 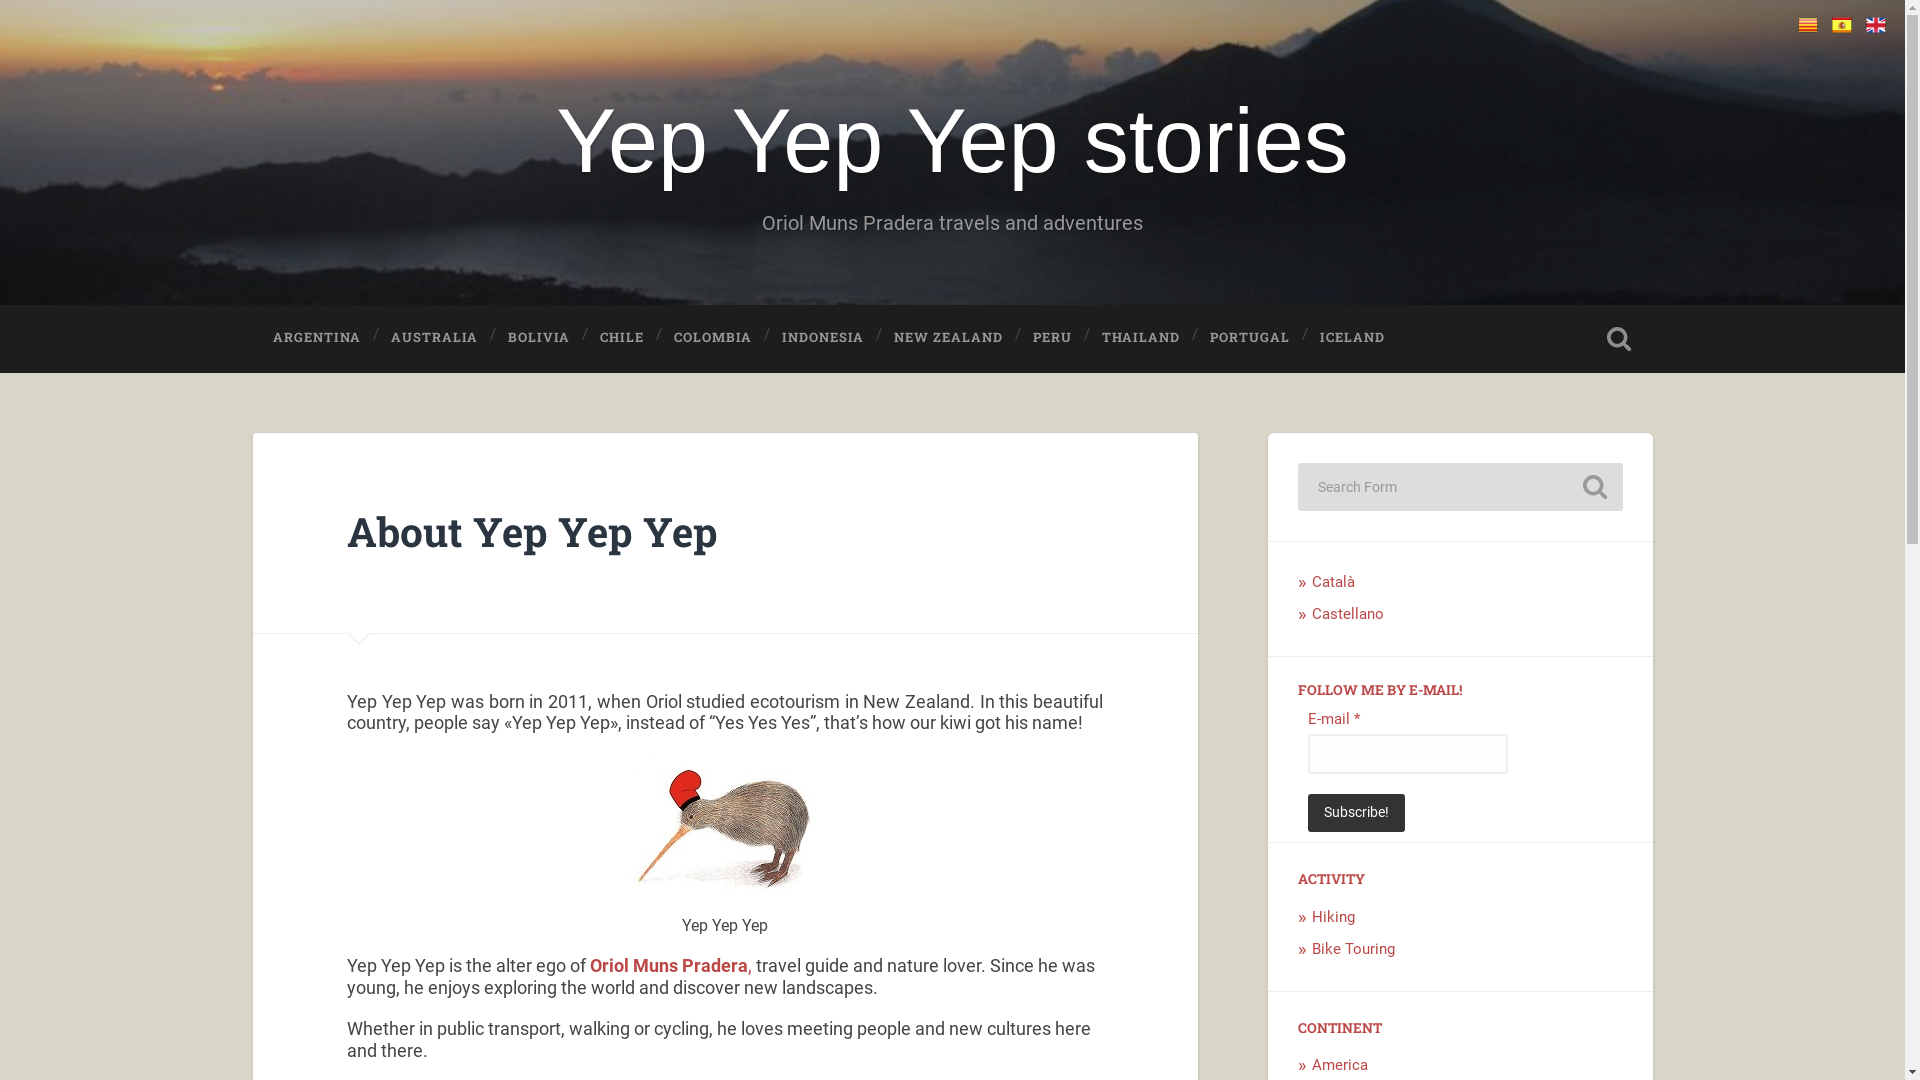 What do you see at coordinates (713, 336) in the screenshot?
I see `'COLOMBIA'` at bounding box center [713, 336].